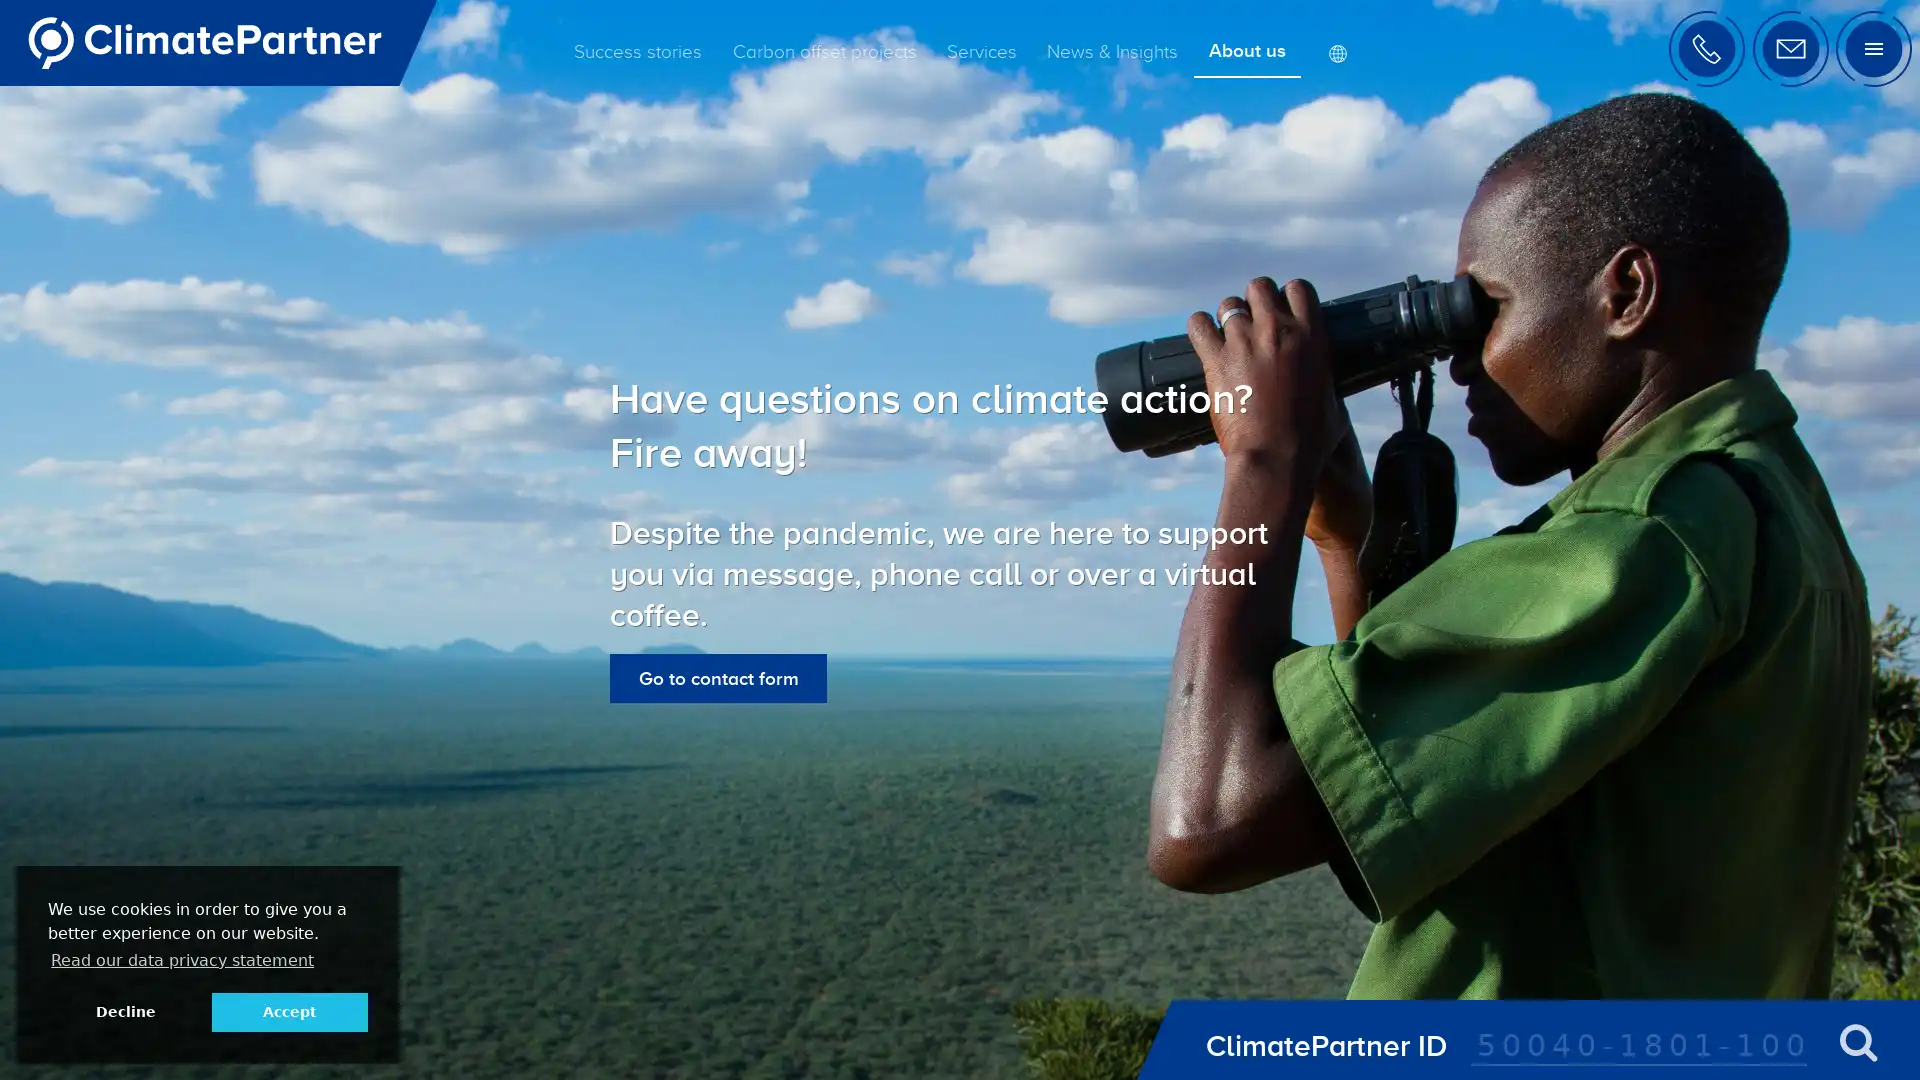 The height and width of the screenshot is (1080, 1920). What do you see at coordinates (182, 959) in the screenshot?
I see `learn more about cookies` at bounding box center [182, 959].